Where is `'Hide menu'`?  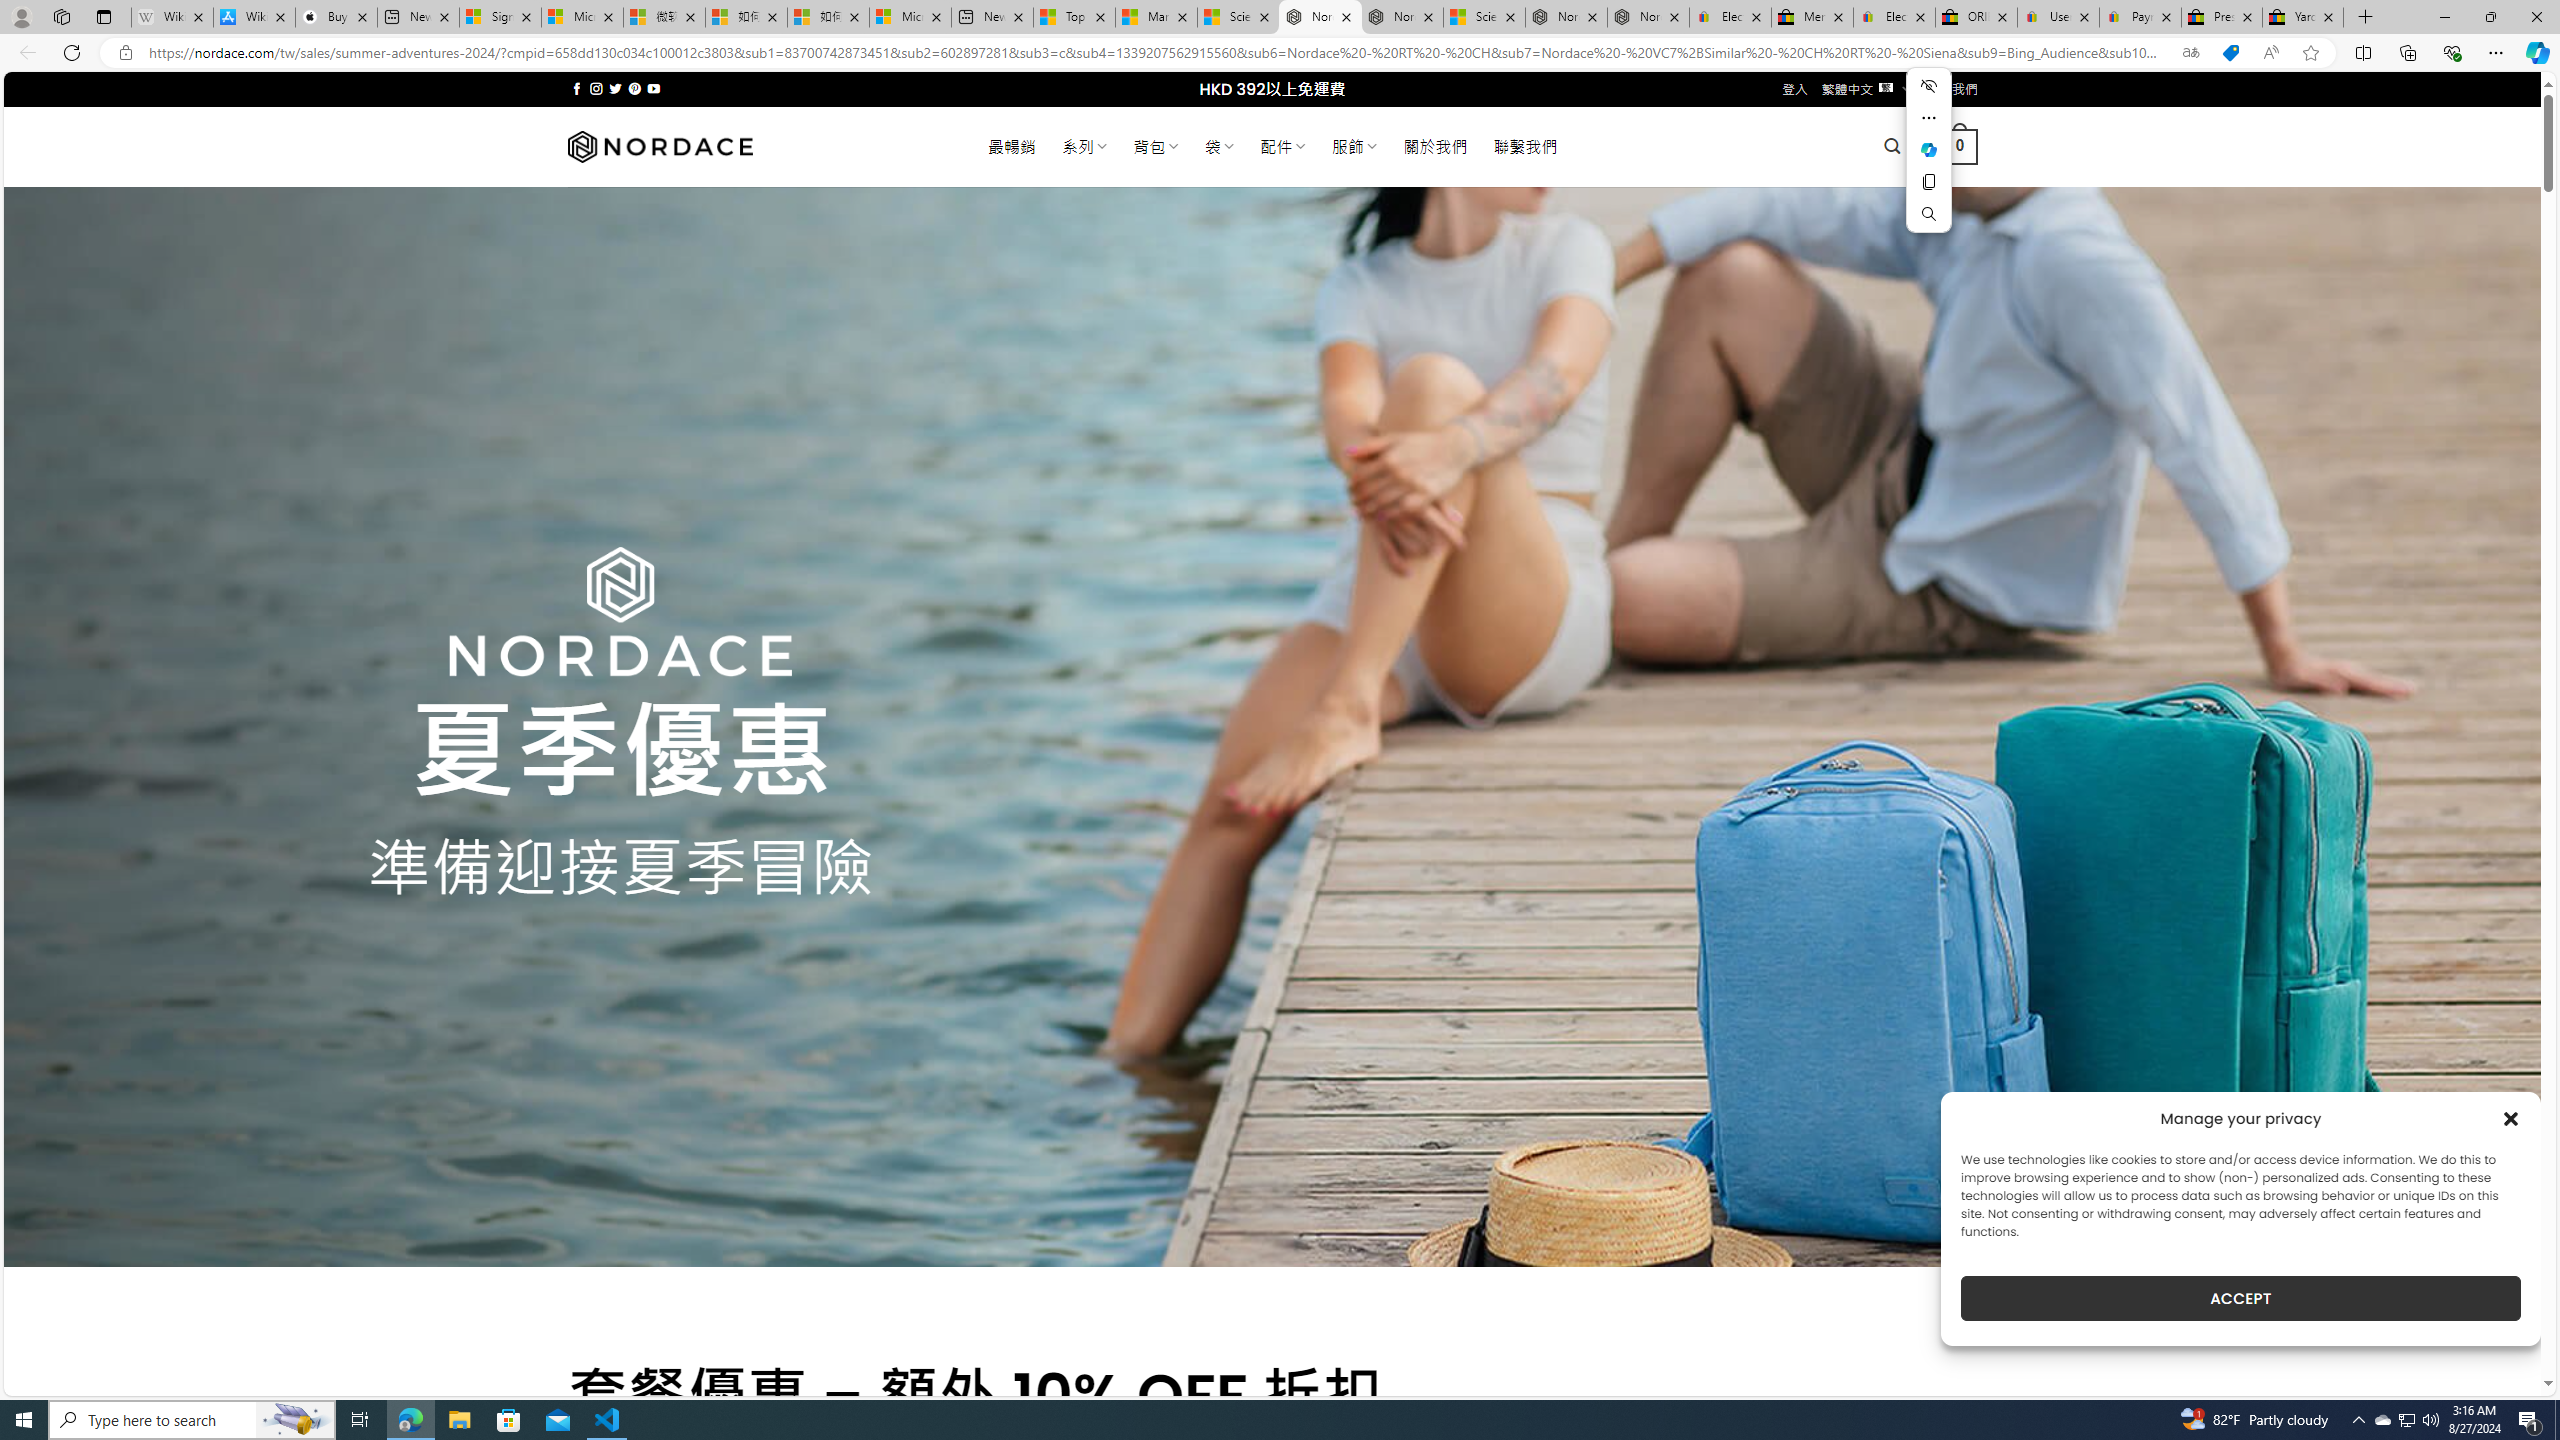
'Hide menu' is located at coordinates (1928, 85).